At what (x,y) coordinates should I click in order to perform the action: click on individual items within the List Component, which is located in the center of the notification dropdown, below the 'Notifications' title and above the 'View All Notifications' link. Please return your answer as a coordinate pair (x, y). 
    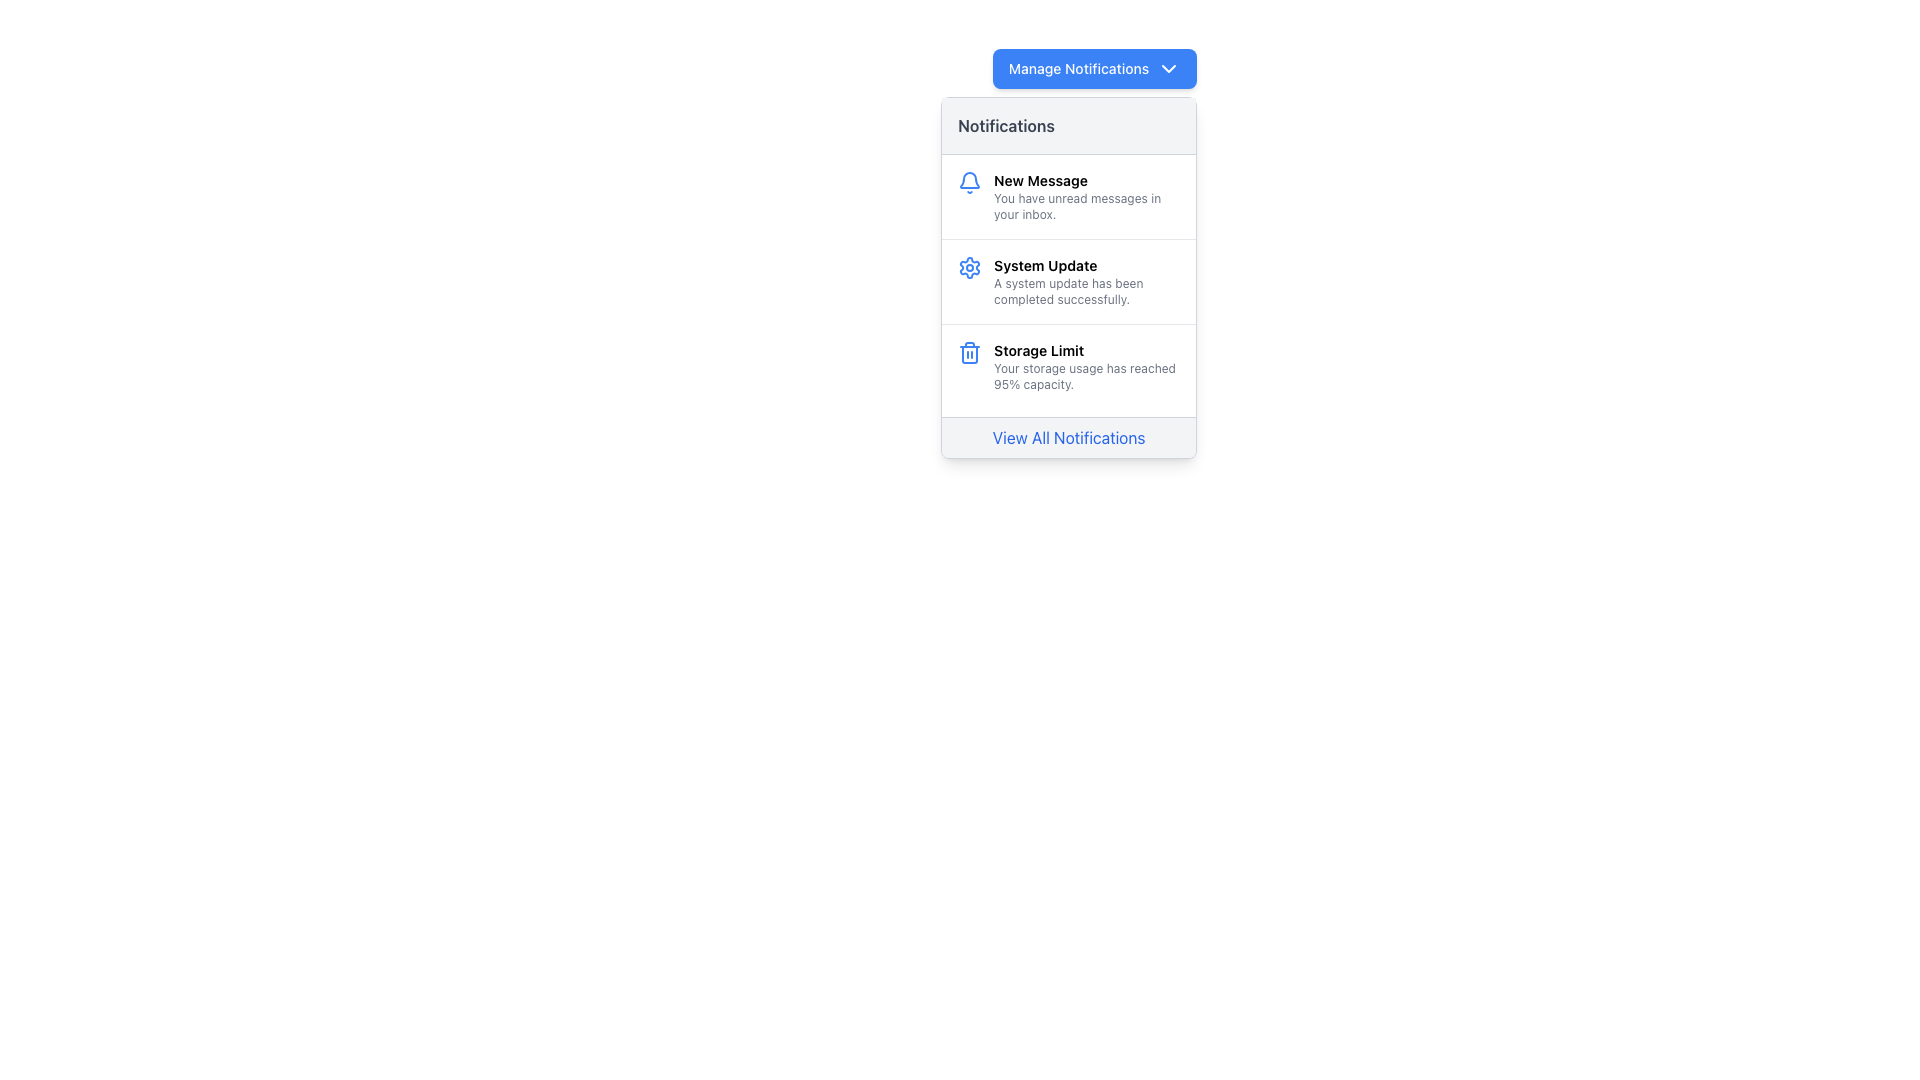
    Looking at the image, I should click on (1068, 281).